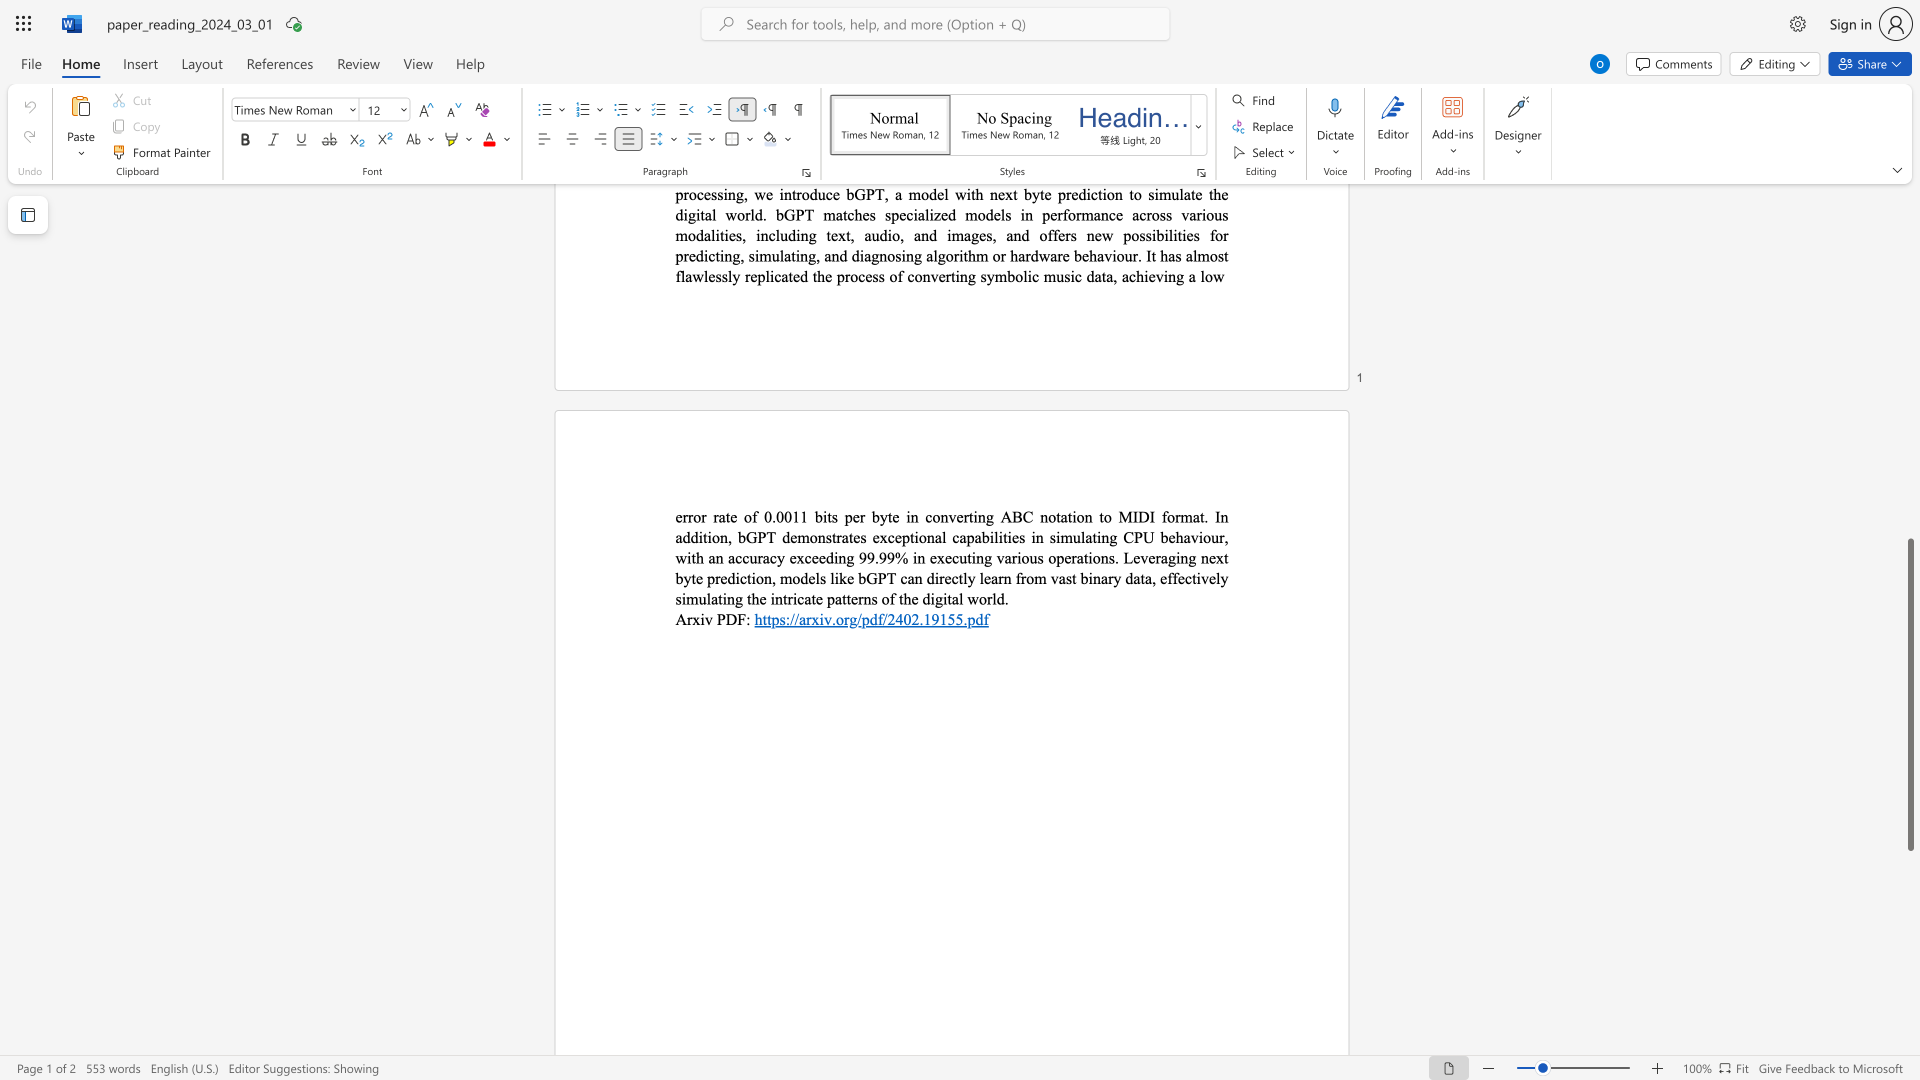 Image resolution: width=1920 pixels, height=1080 pixels. What do you see at coordinates (1909, 408) in the screenshot?
I see `the vertical scrollbar to raise the page content` at bounding box center [1909, 408].